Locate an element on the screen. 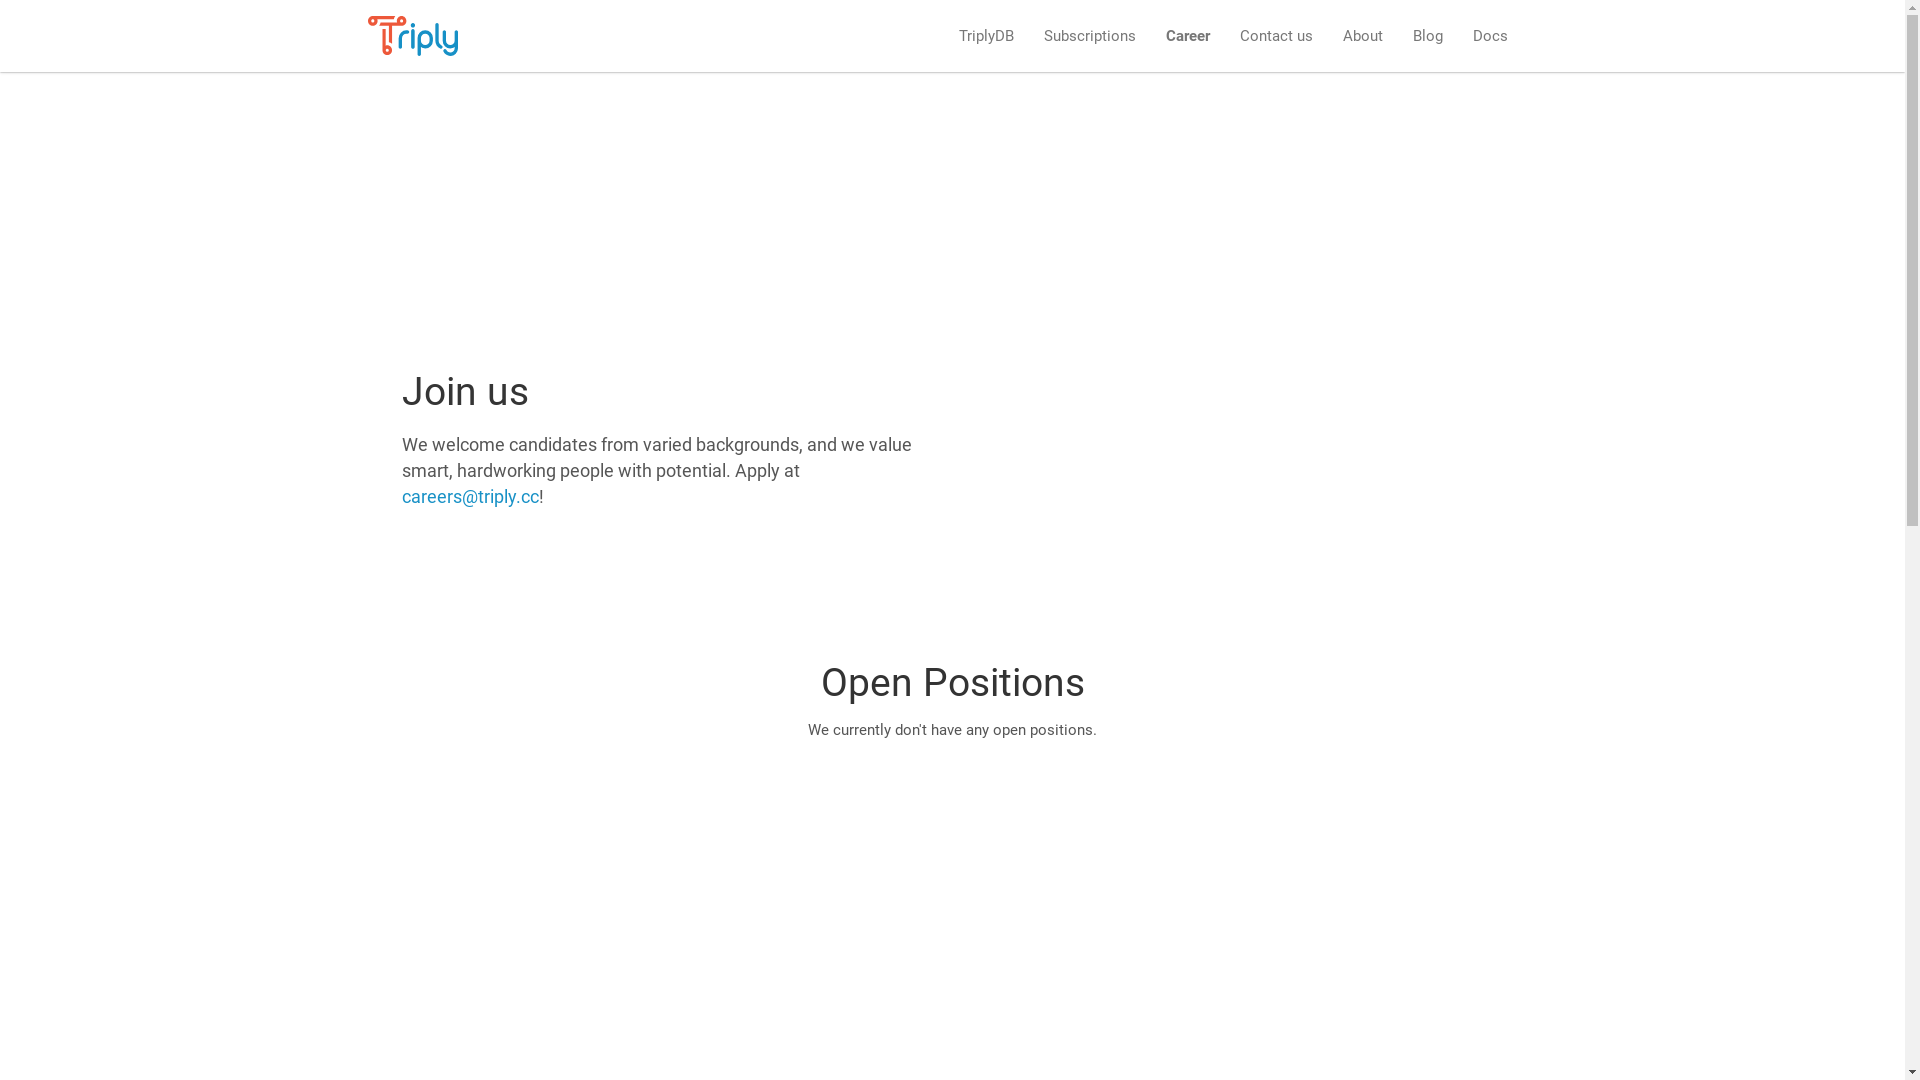 Image resolution: width=1920 pixels, height=1080 pixels. 'TriplyDB' is located at coordinates (986, 35).